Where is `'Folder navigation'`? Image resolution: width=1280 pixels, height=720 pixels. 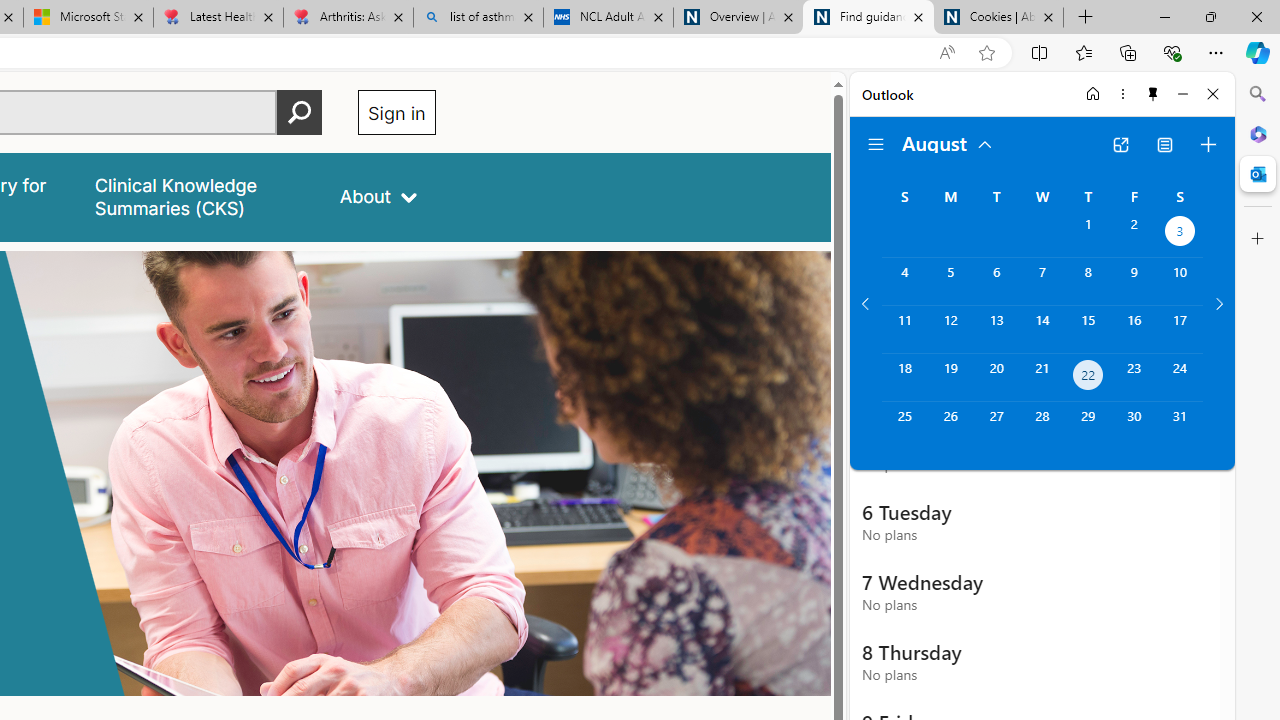
'Folder navigation' is located at coordinates (876, 144).